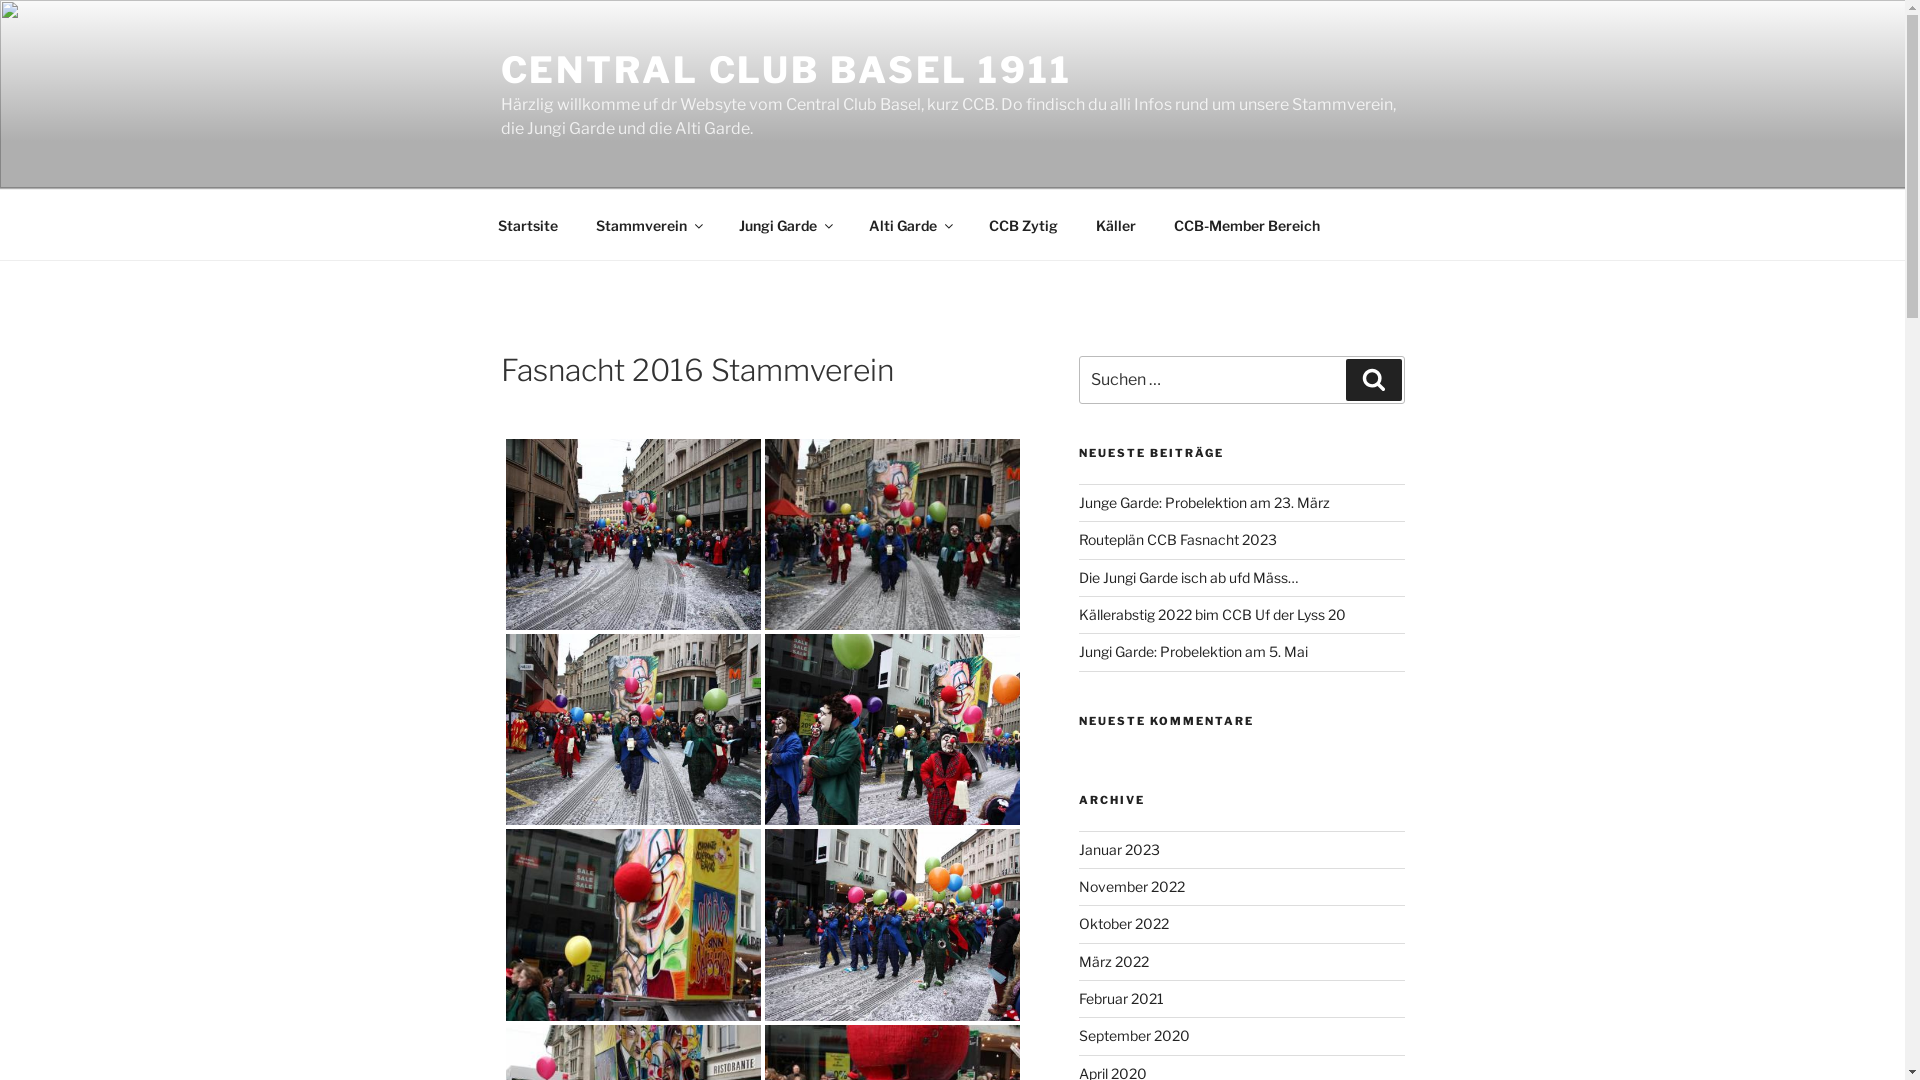 The width and height of the screenshot is (1920, 1080). What do you see at coordinates (1193, 651) in the screenshot?
I see `'Jungi Garde: Probelektion am 5. Mai'` at bounding box center [1193, 651].